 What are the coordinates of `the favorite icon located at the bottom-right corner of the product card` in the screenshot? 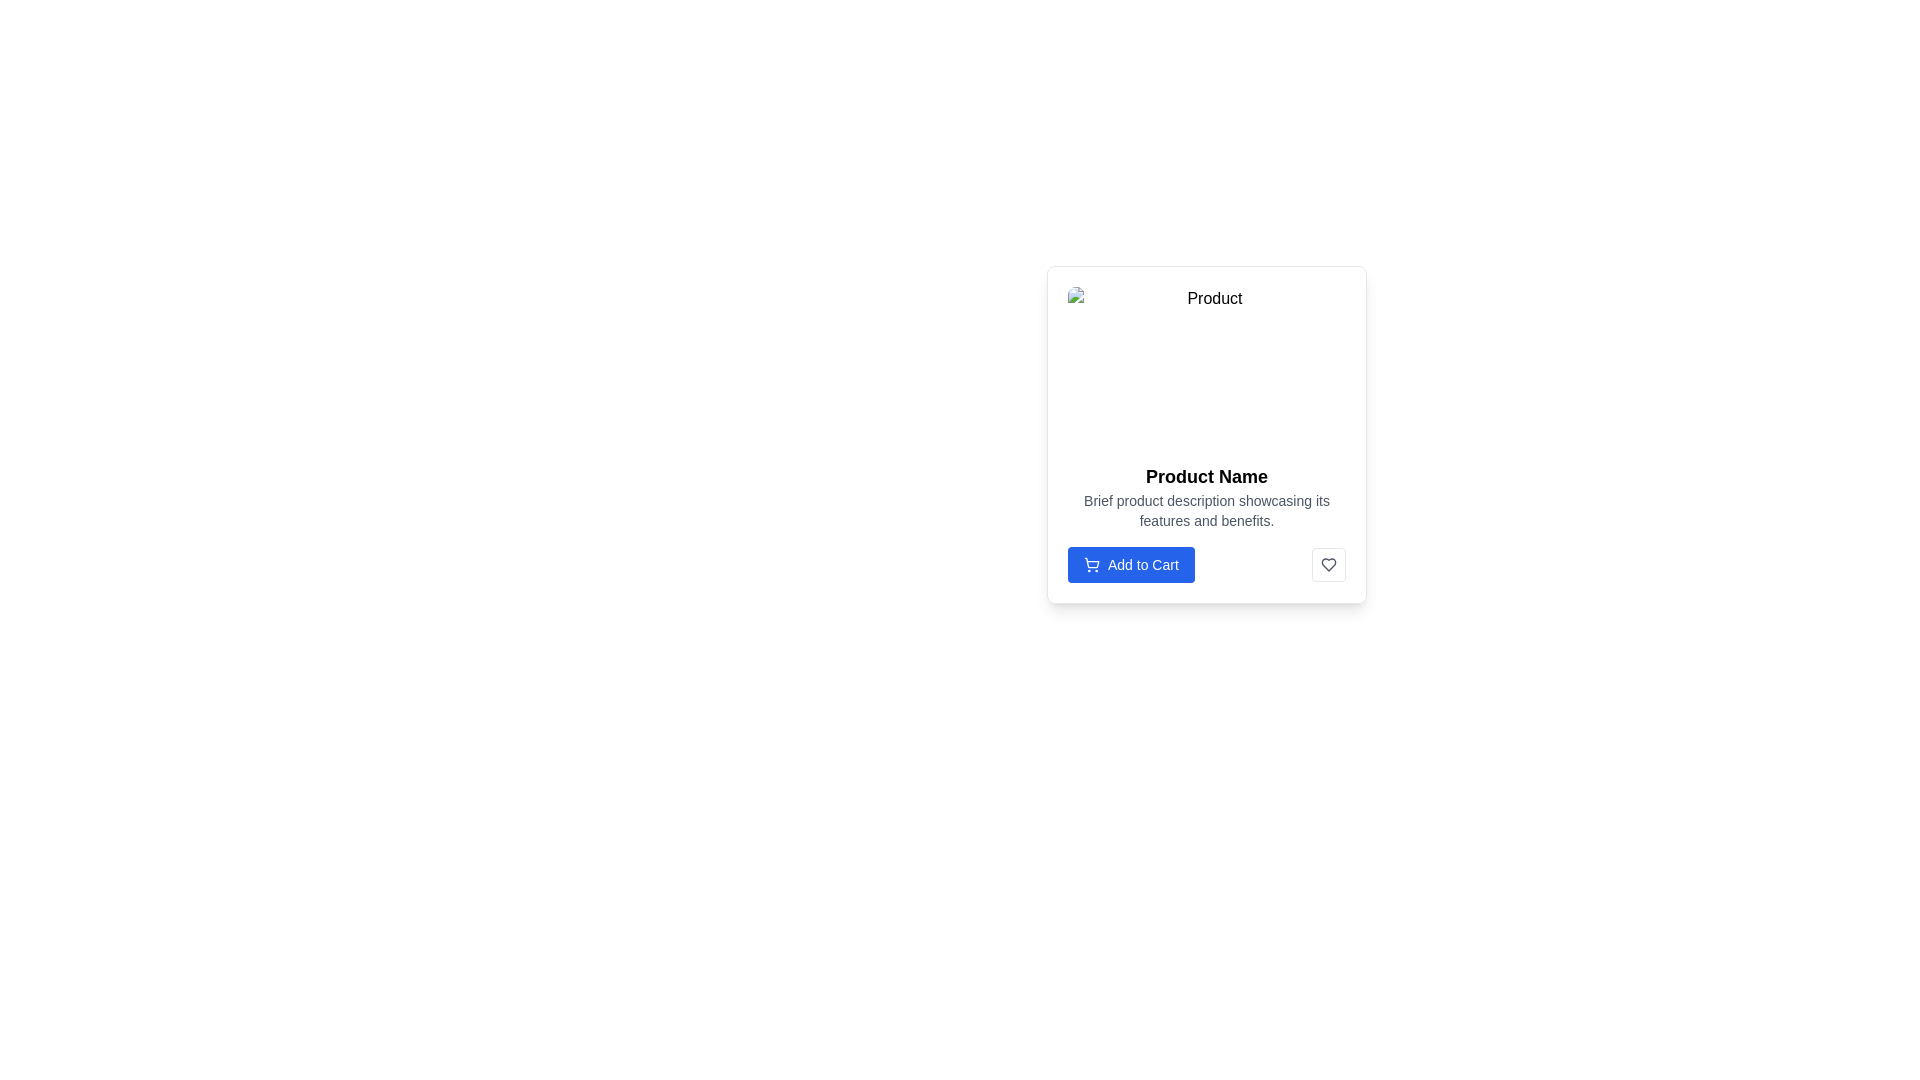 It's located at (1329, 564).